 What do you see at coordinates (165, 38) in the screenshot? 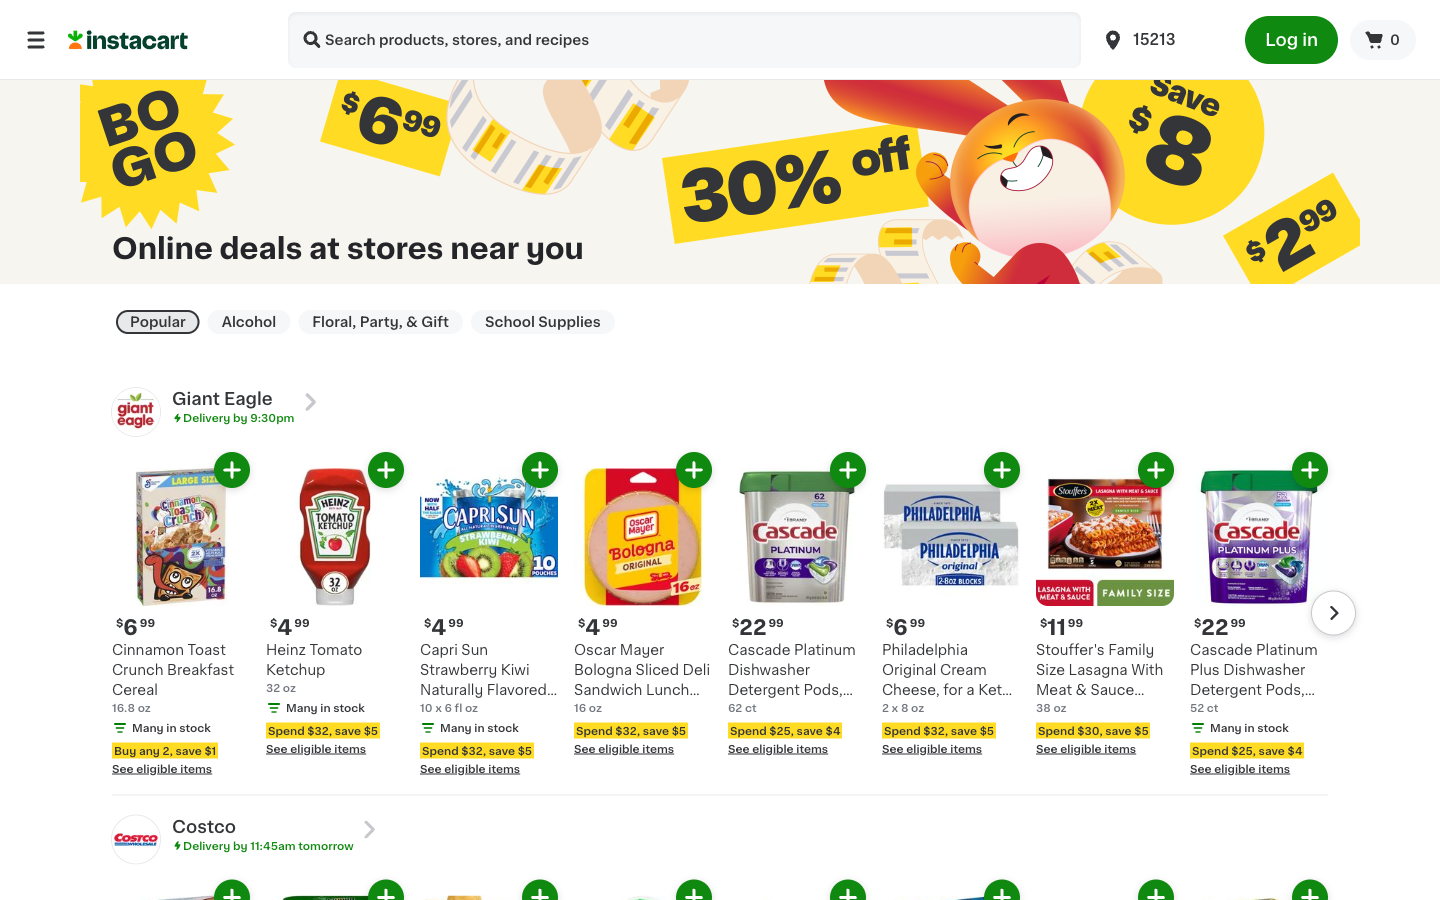
I see `Redirect to the homepage of Instacart` at bounding box center [165, 38].